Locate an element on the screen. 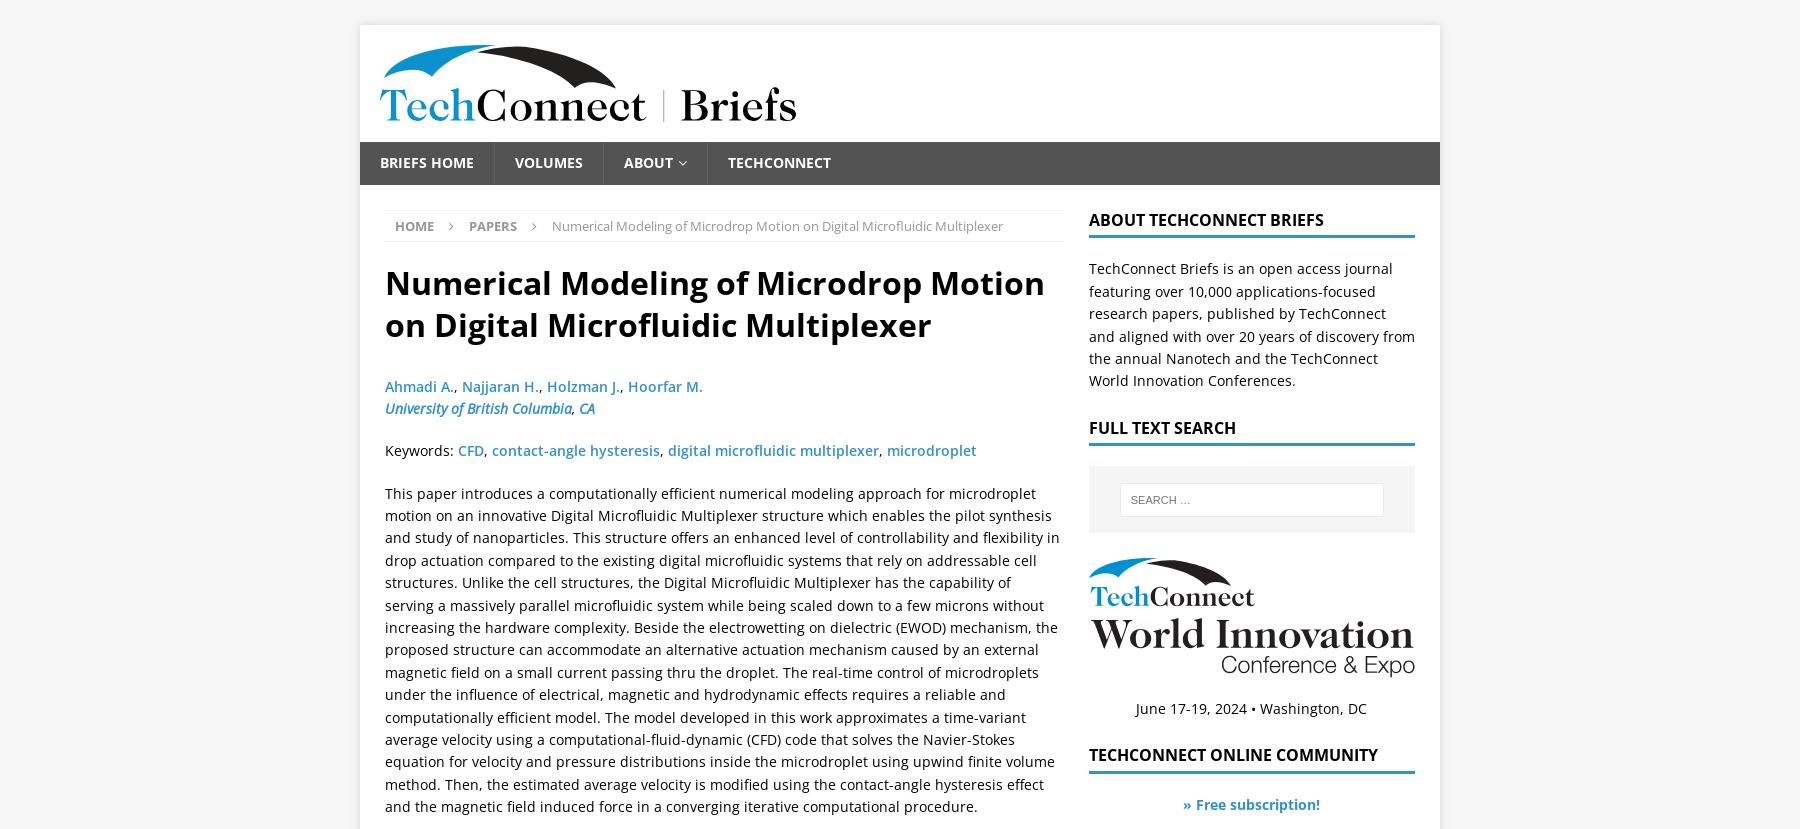 This screenshot has width=1800, height=829. 'Holzman J.' is located at coordinates (583, 385).